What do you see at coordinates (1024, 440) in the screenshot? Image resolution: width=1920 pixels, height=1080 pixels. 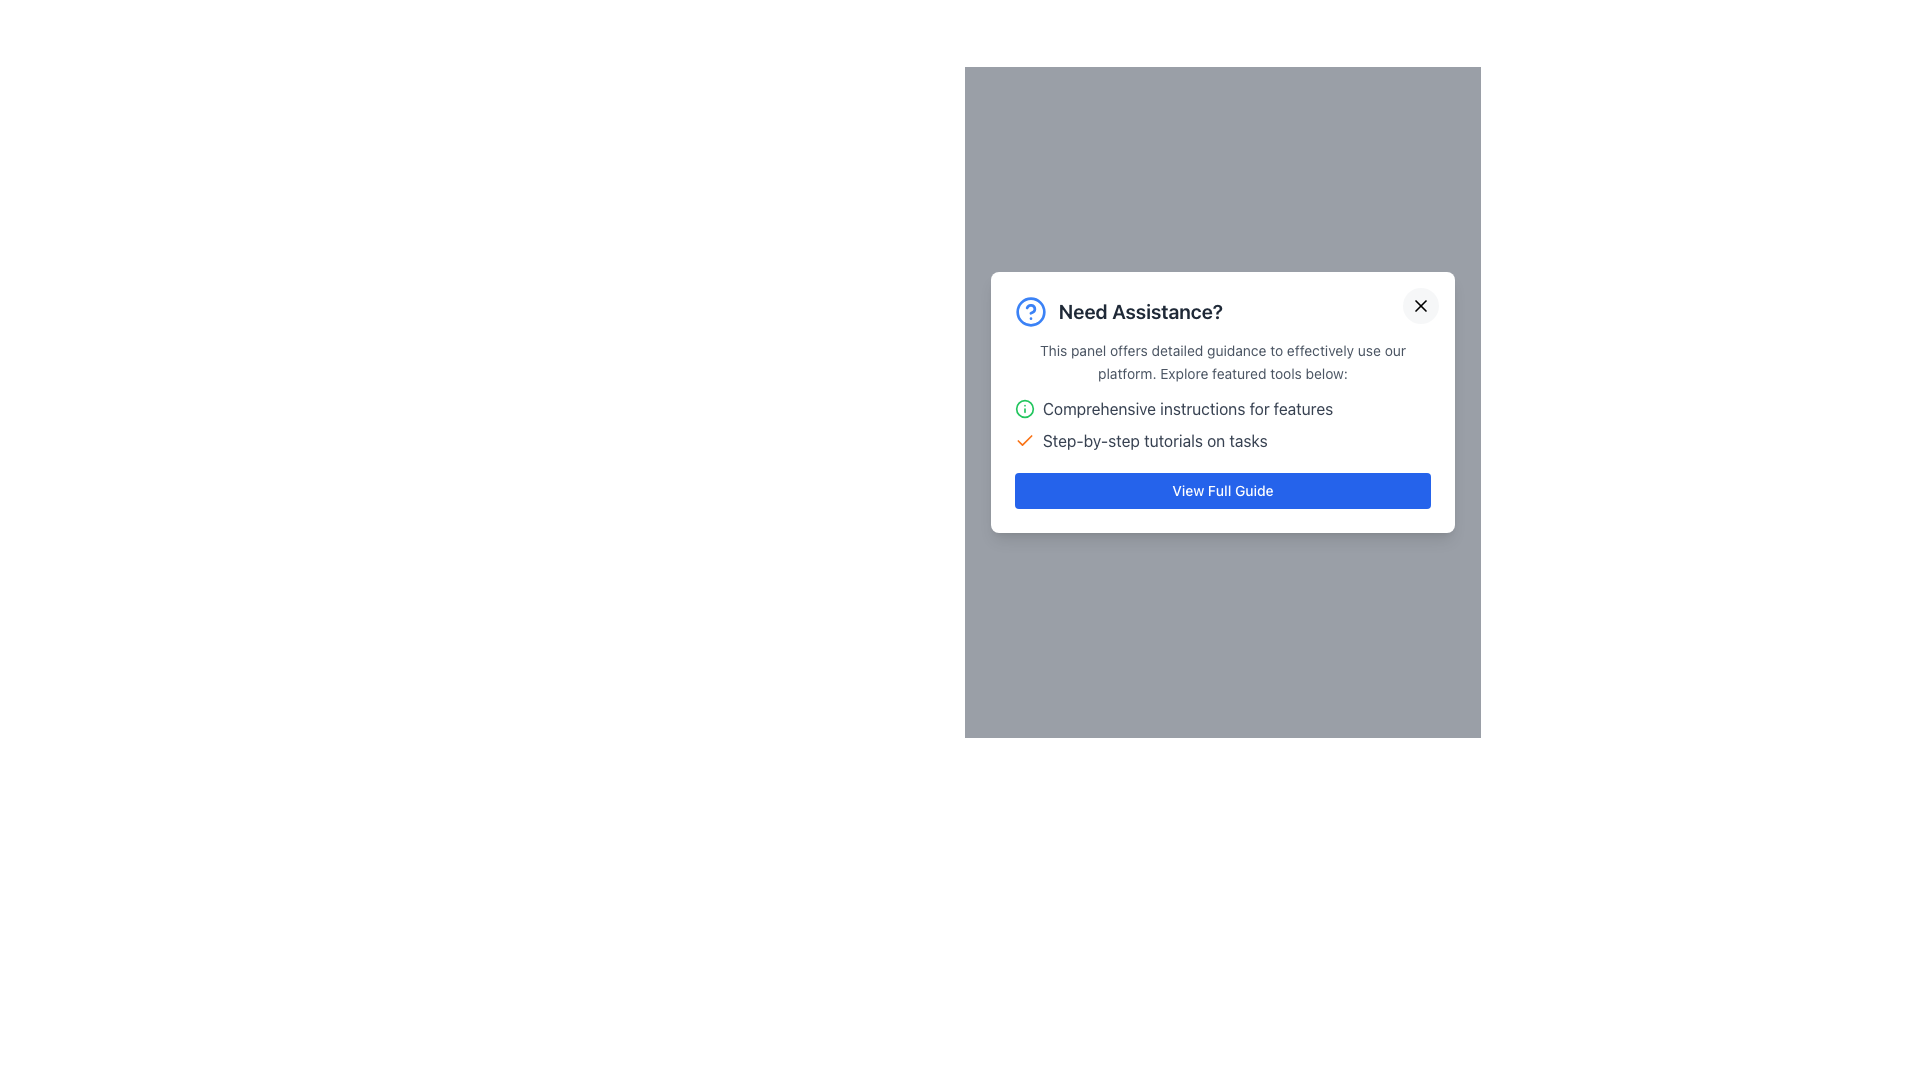 I see `the completion icon located to the left of the text 'Step-by-step tutorials on tasks'` at bounding box center [1024, 440].